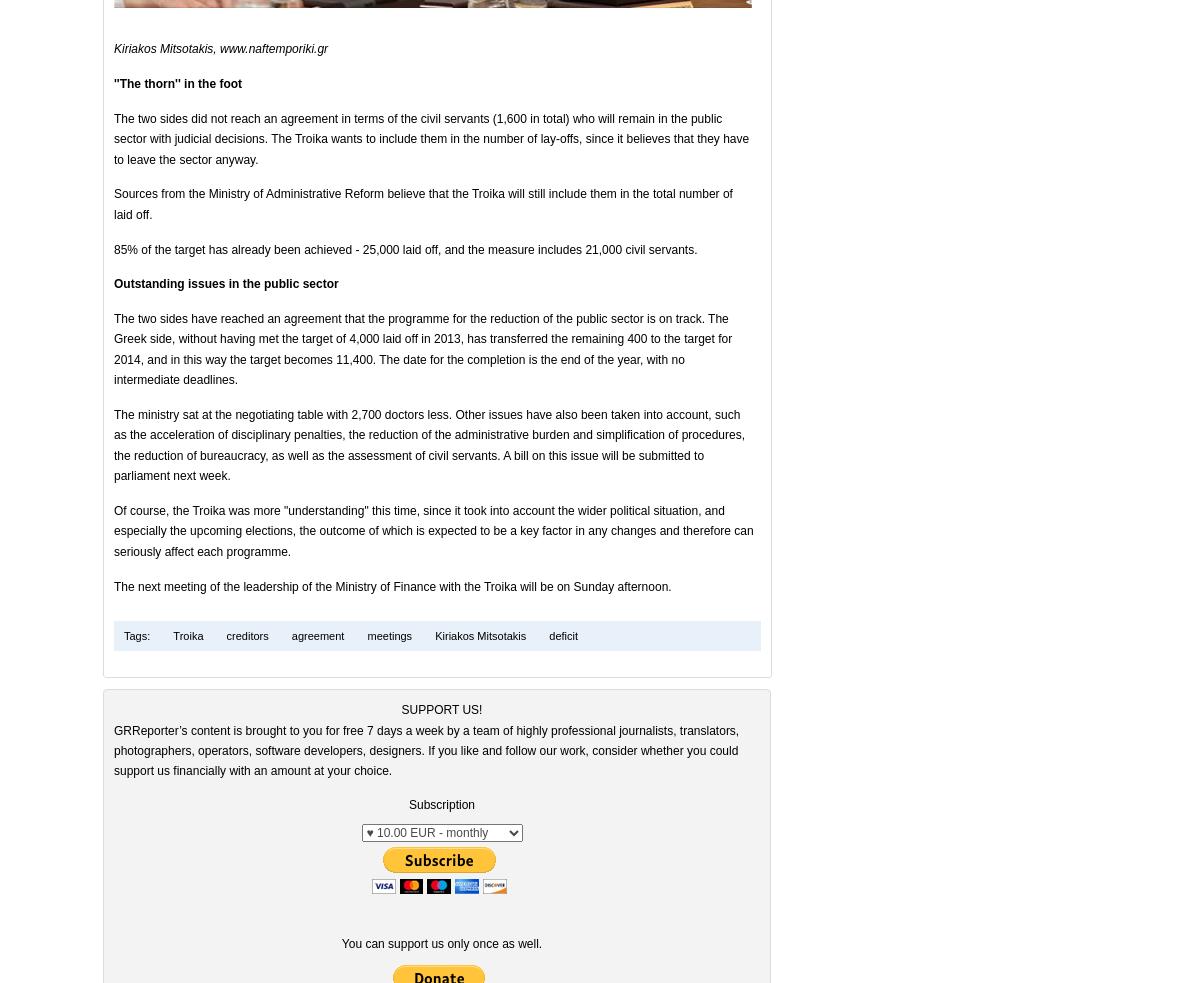 The image size is (1200, 983). I want to click on 'The next meeting of the leadership of the Ministry of Finance with the Troika will be on Sunday afternoon.', so click(392, 585).